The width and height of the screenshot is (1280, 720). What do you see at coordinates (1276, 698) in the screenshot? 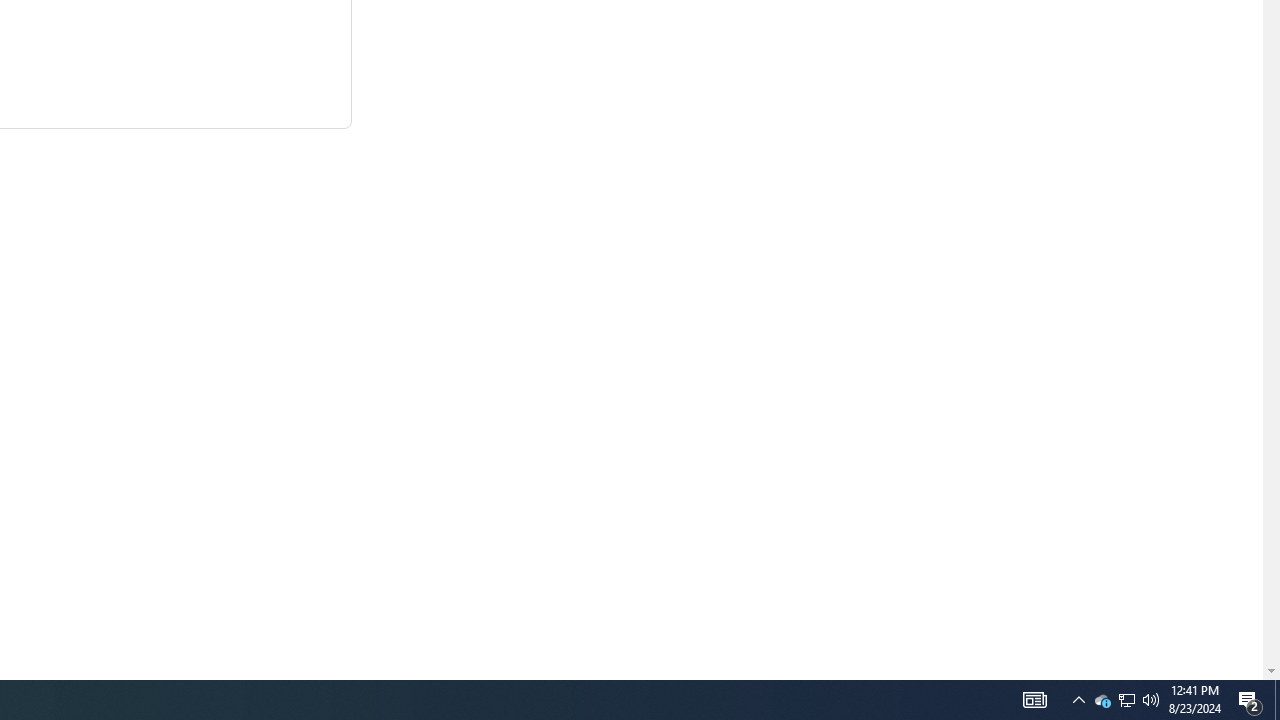
I see `'Action Center, 2 new notifications'` at bounding box center [1276, 698].